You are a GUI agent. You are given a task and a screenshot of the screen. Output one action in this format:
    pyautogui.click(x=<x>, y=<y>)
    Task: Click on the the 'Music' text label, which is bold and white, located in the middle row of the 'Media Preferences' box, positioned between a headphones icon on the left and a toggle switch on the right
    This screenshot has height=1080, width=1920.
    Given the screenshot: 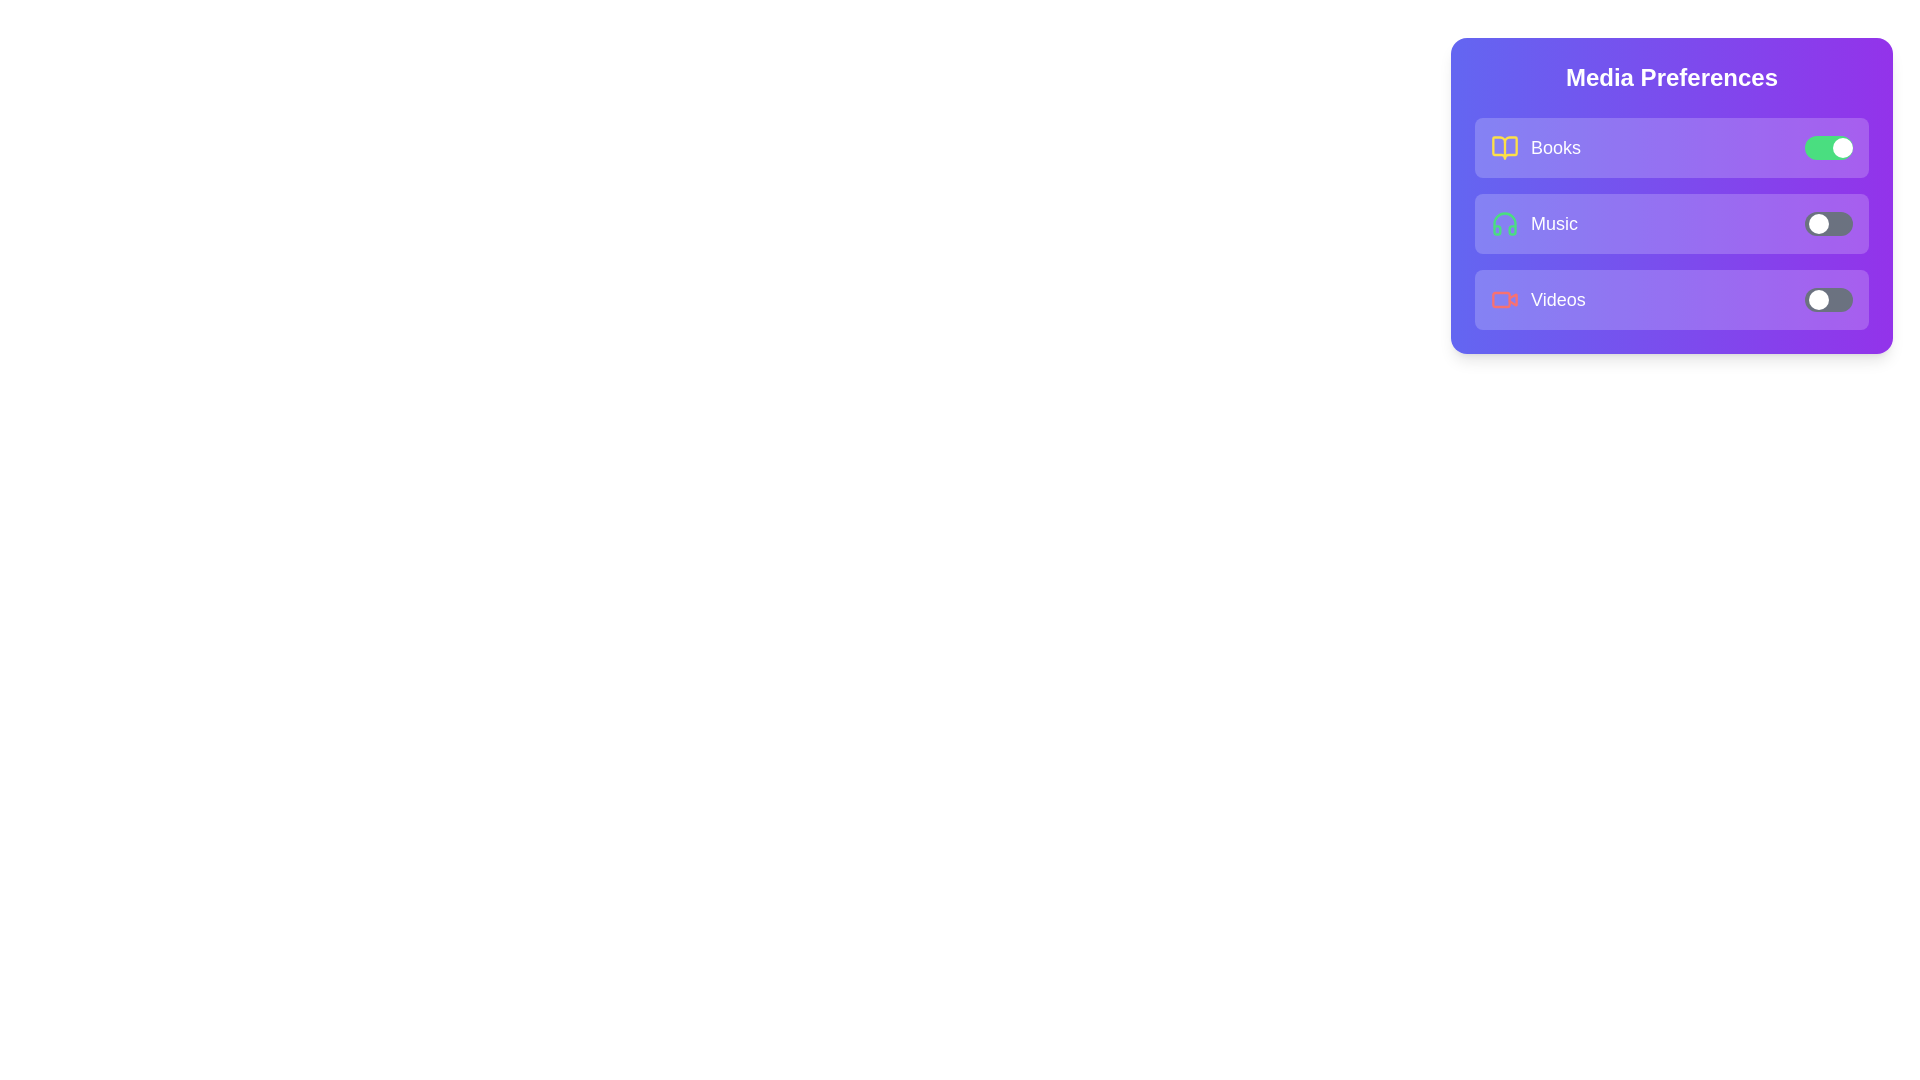 What is the action you would take?
    pyautogui.click(x=1553, y=223)
    